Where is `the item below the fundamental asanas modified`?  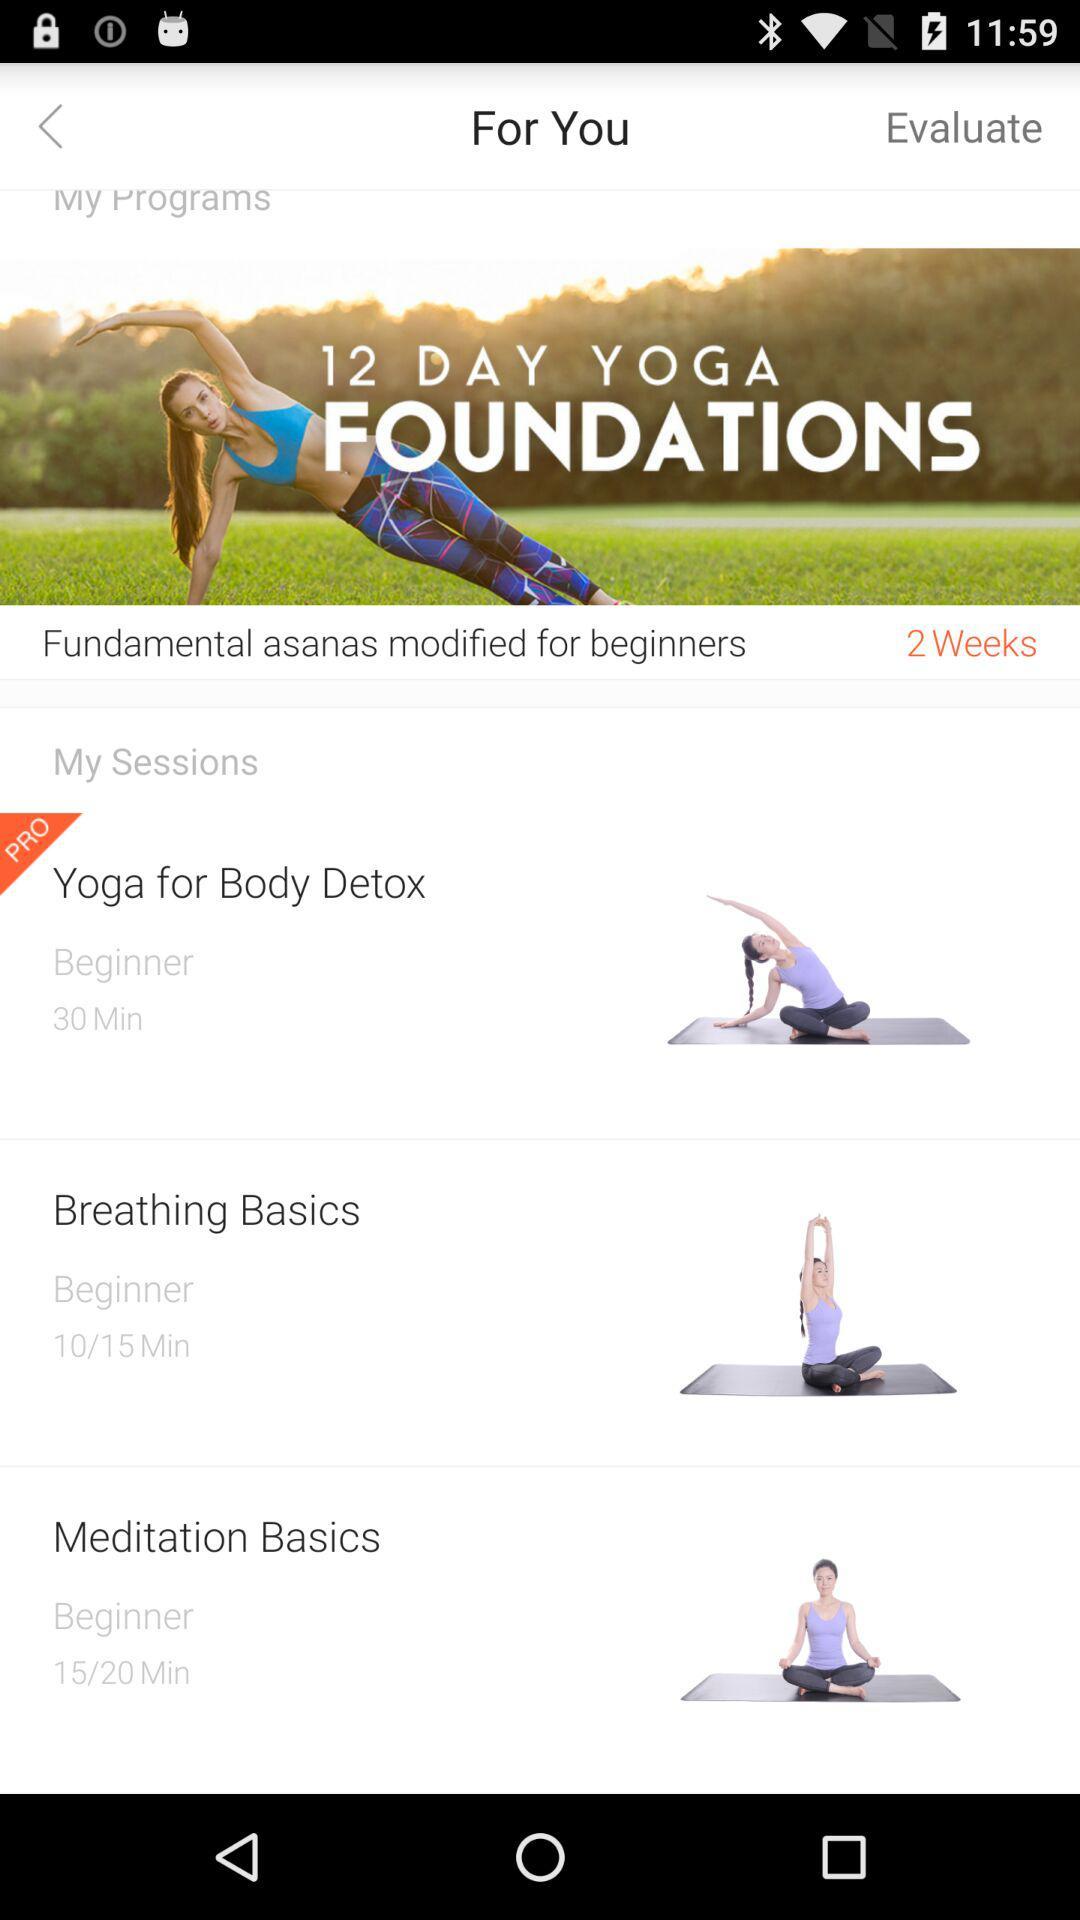
the item below the fundamental asanas modified is located at coordinates (540, 679).